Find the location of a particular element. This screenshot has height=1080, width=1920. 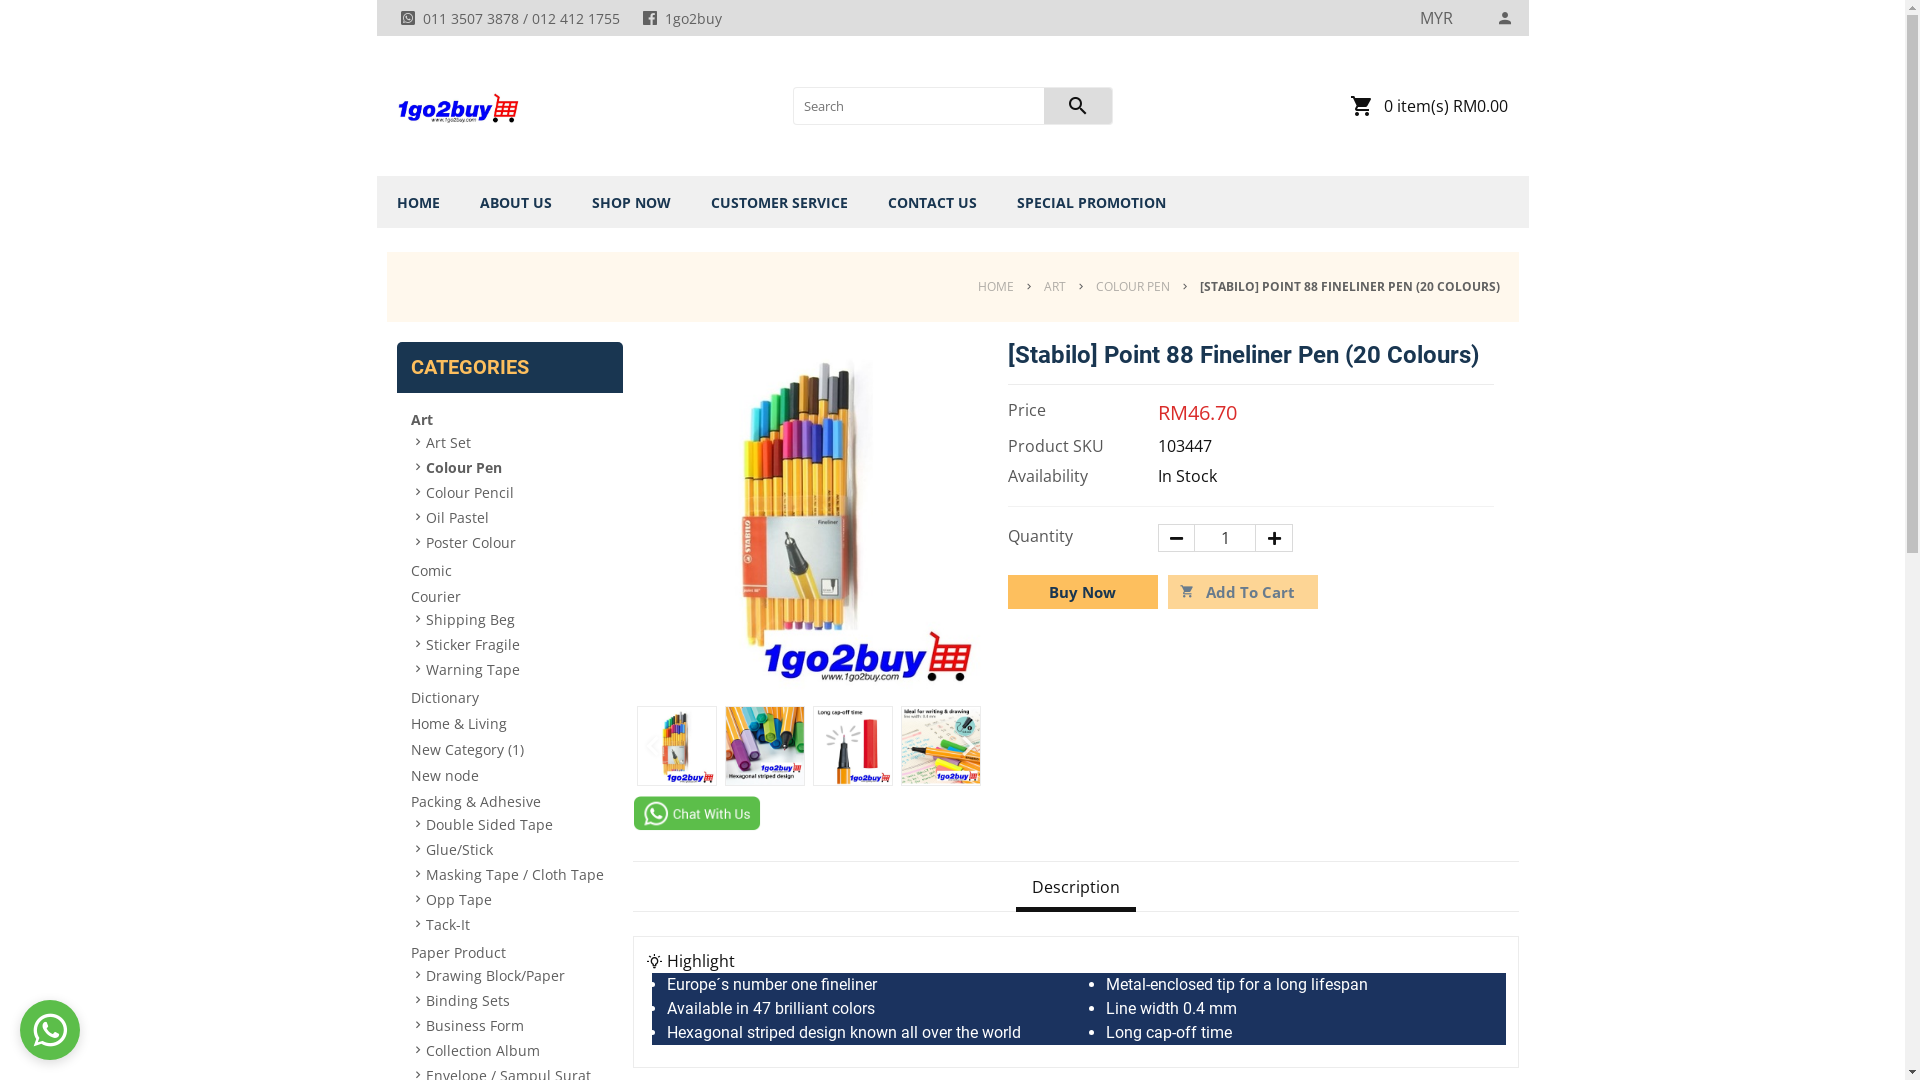

'ABOUT US' is located at coordinates (515, 202).